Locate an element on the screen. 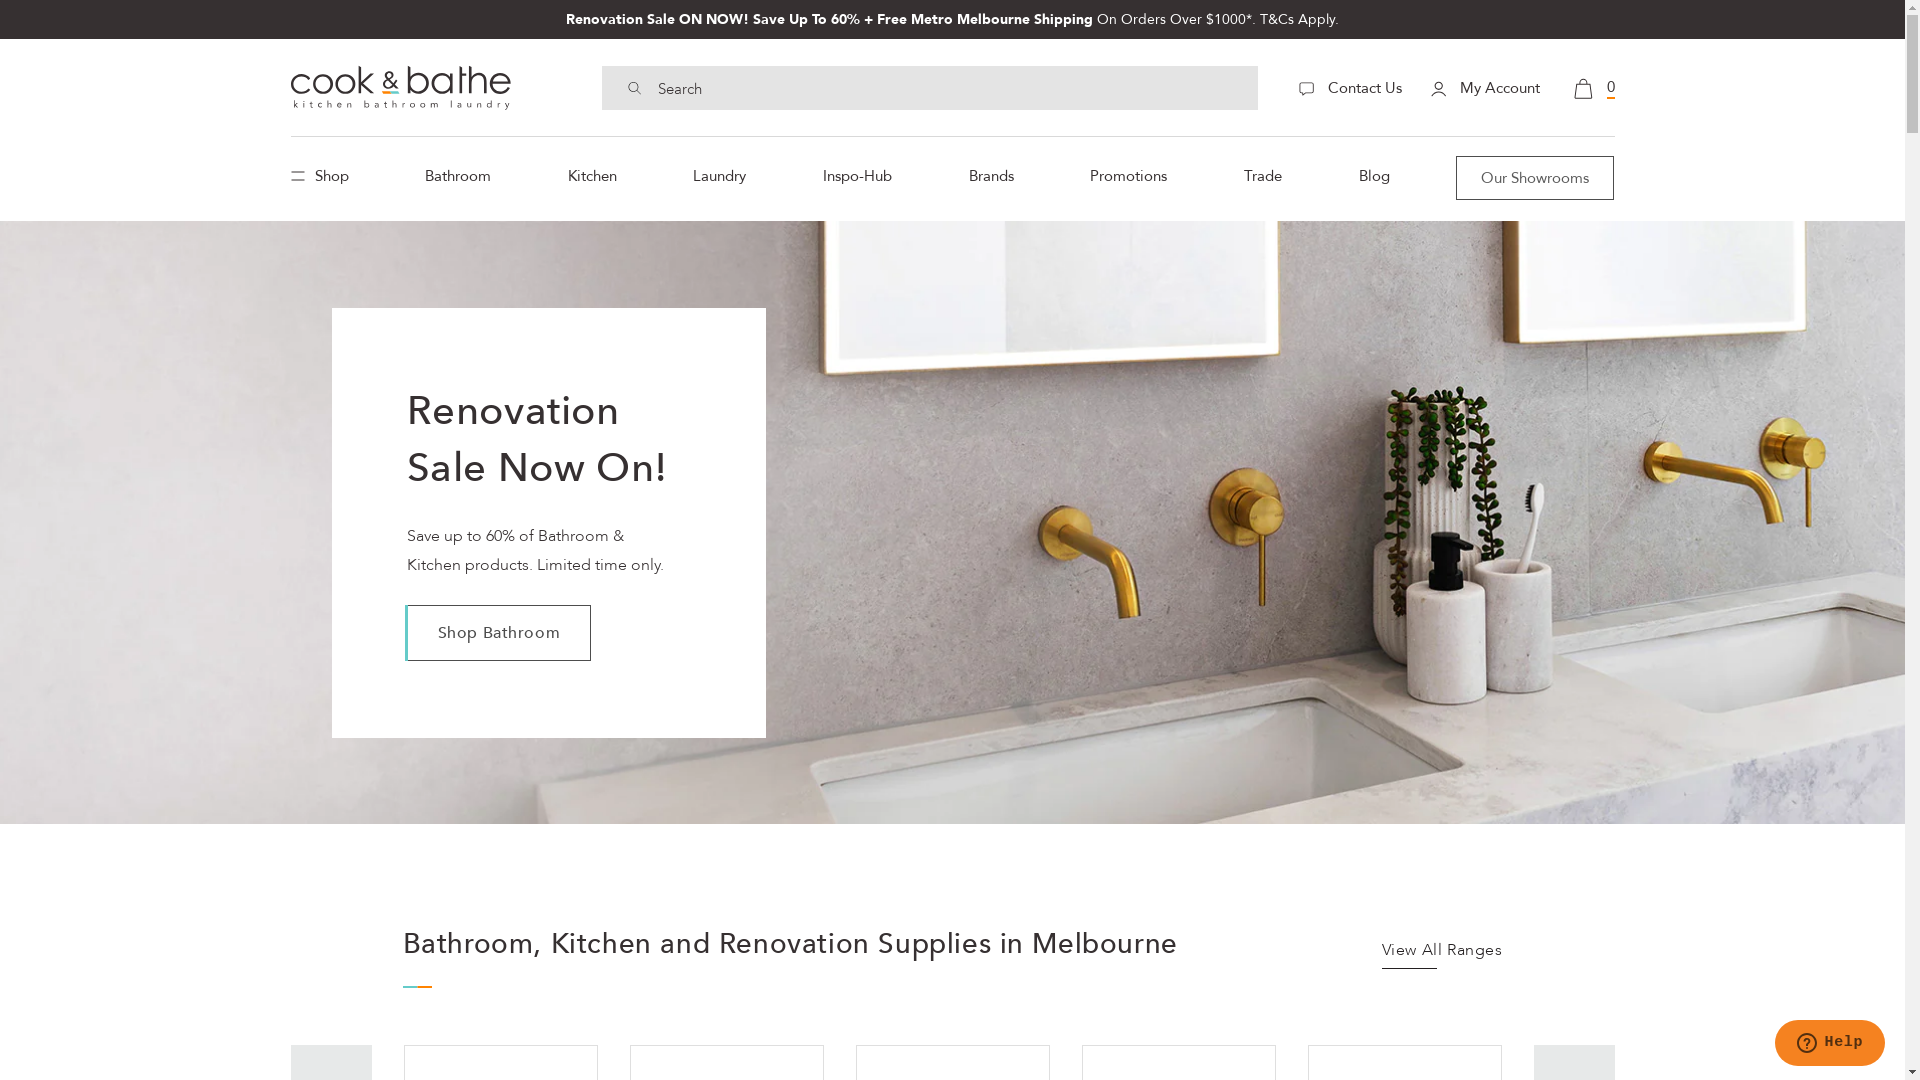 The height and width of the screenshot is (1080, 1920). 'Blog' is located at coordinates (1373, 175).